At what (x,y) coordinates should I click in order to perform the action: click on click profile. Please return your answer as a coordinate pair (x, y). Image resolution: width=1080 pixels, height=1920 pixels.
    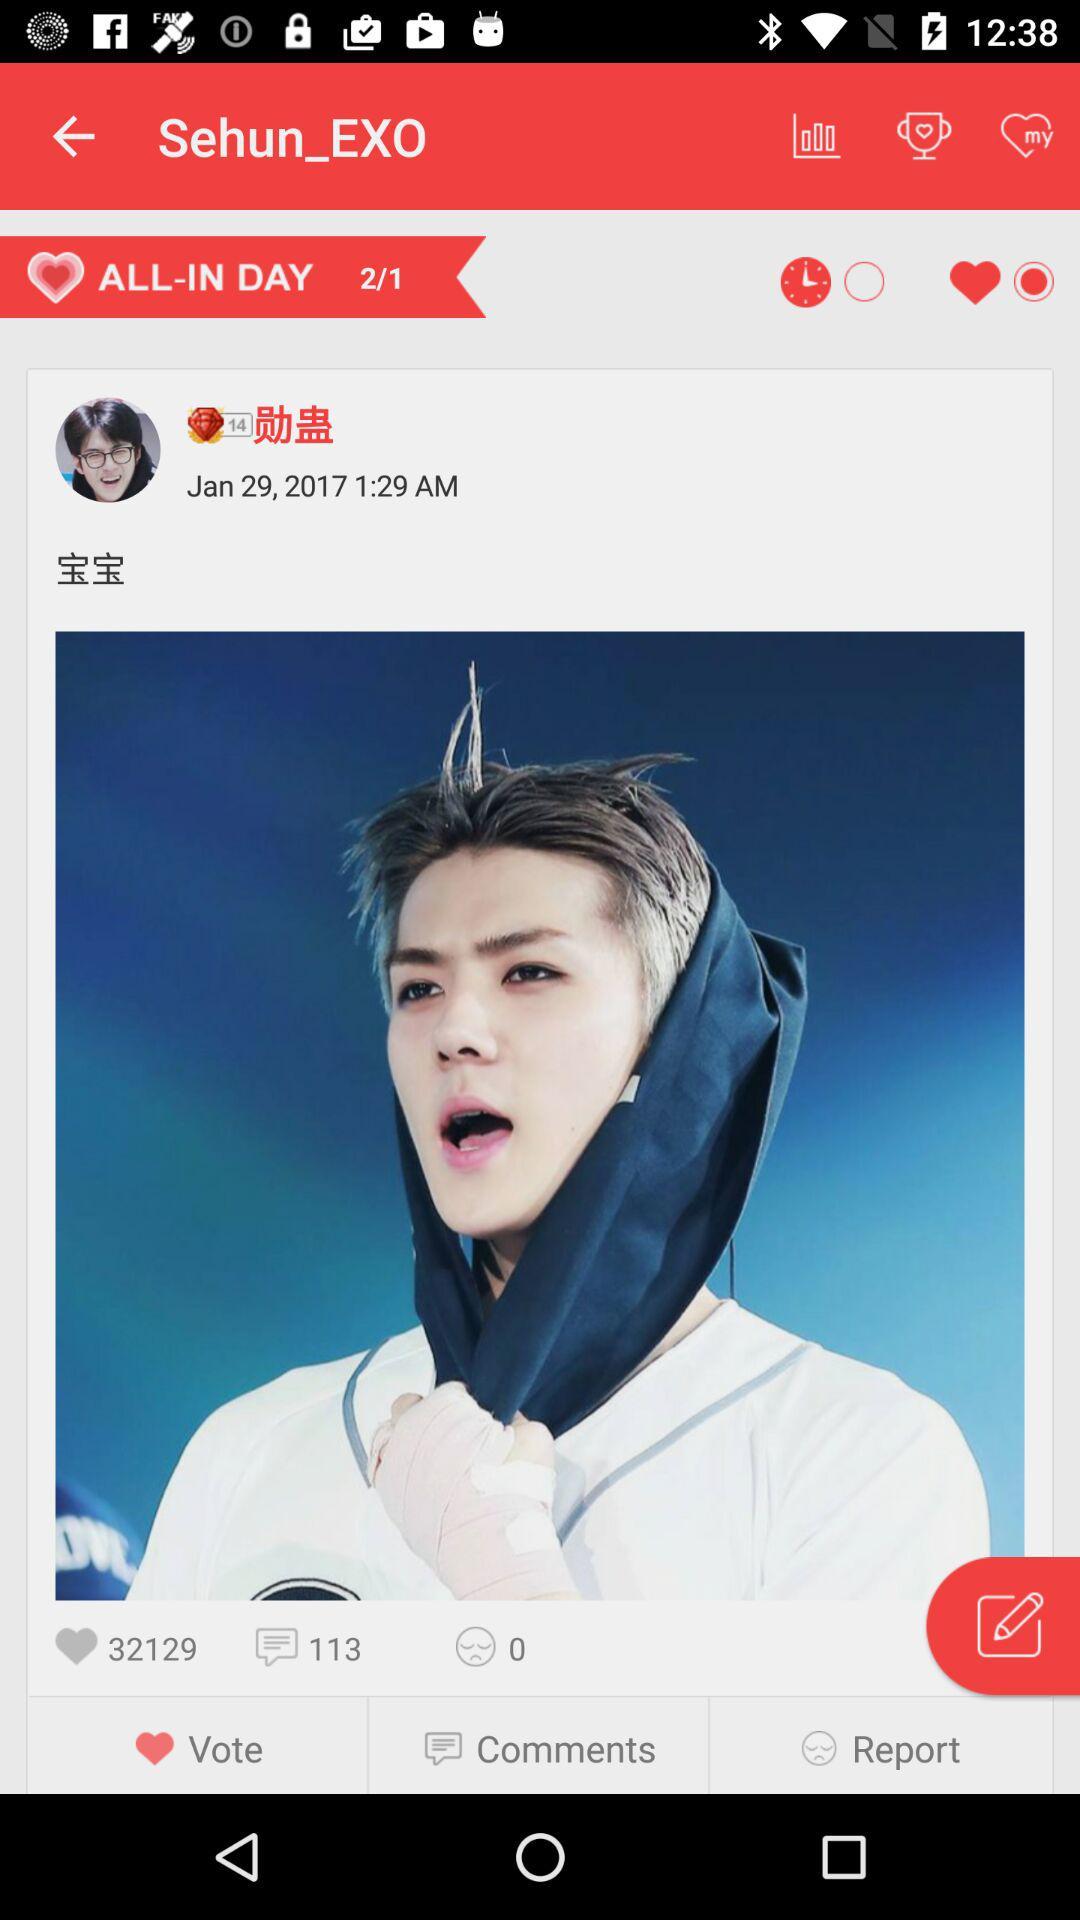
    Looking at the image, I should click on (108, 449).